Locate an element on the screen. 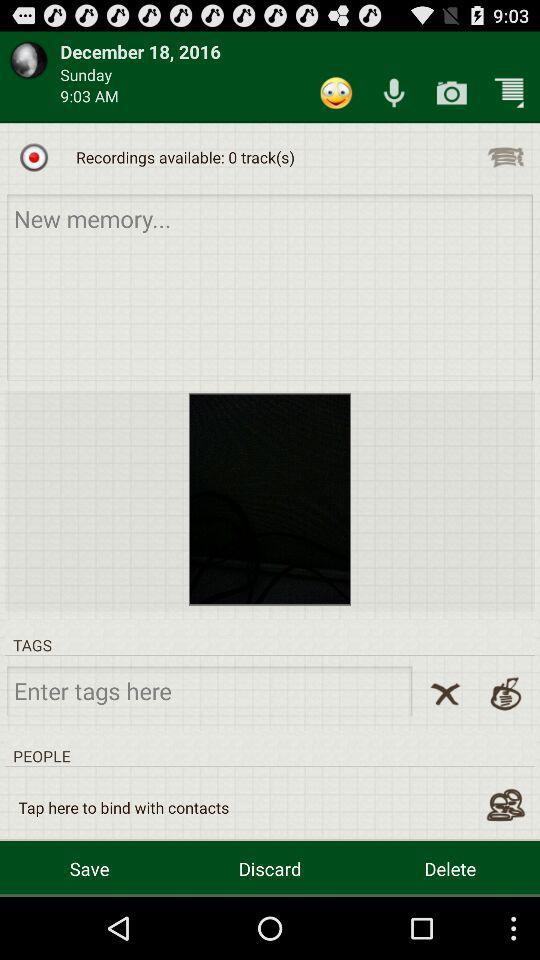  emojis is located at coordinates (336, 93).